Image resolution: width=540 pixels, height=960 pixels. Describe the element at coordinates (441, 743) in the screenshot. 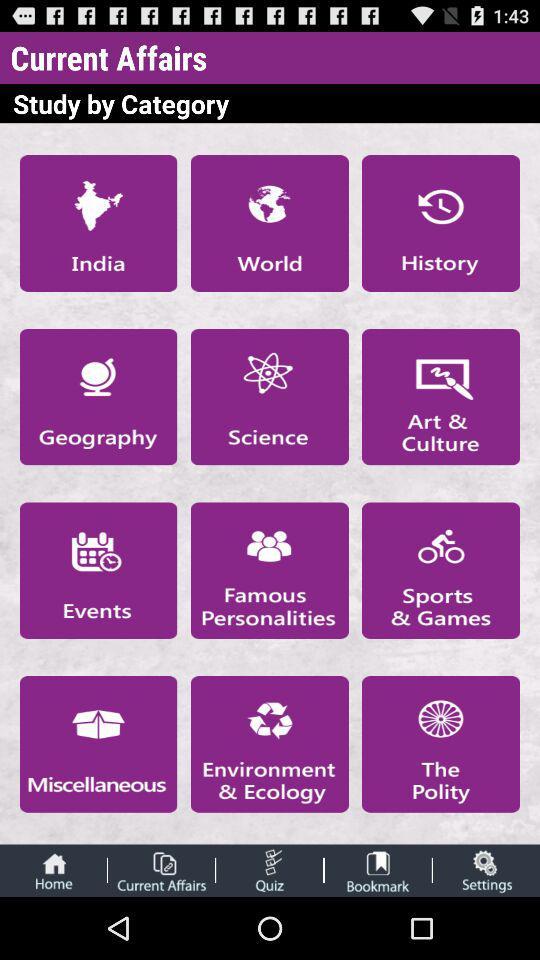

I see `the polity section` at that location.